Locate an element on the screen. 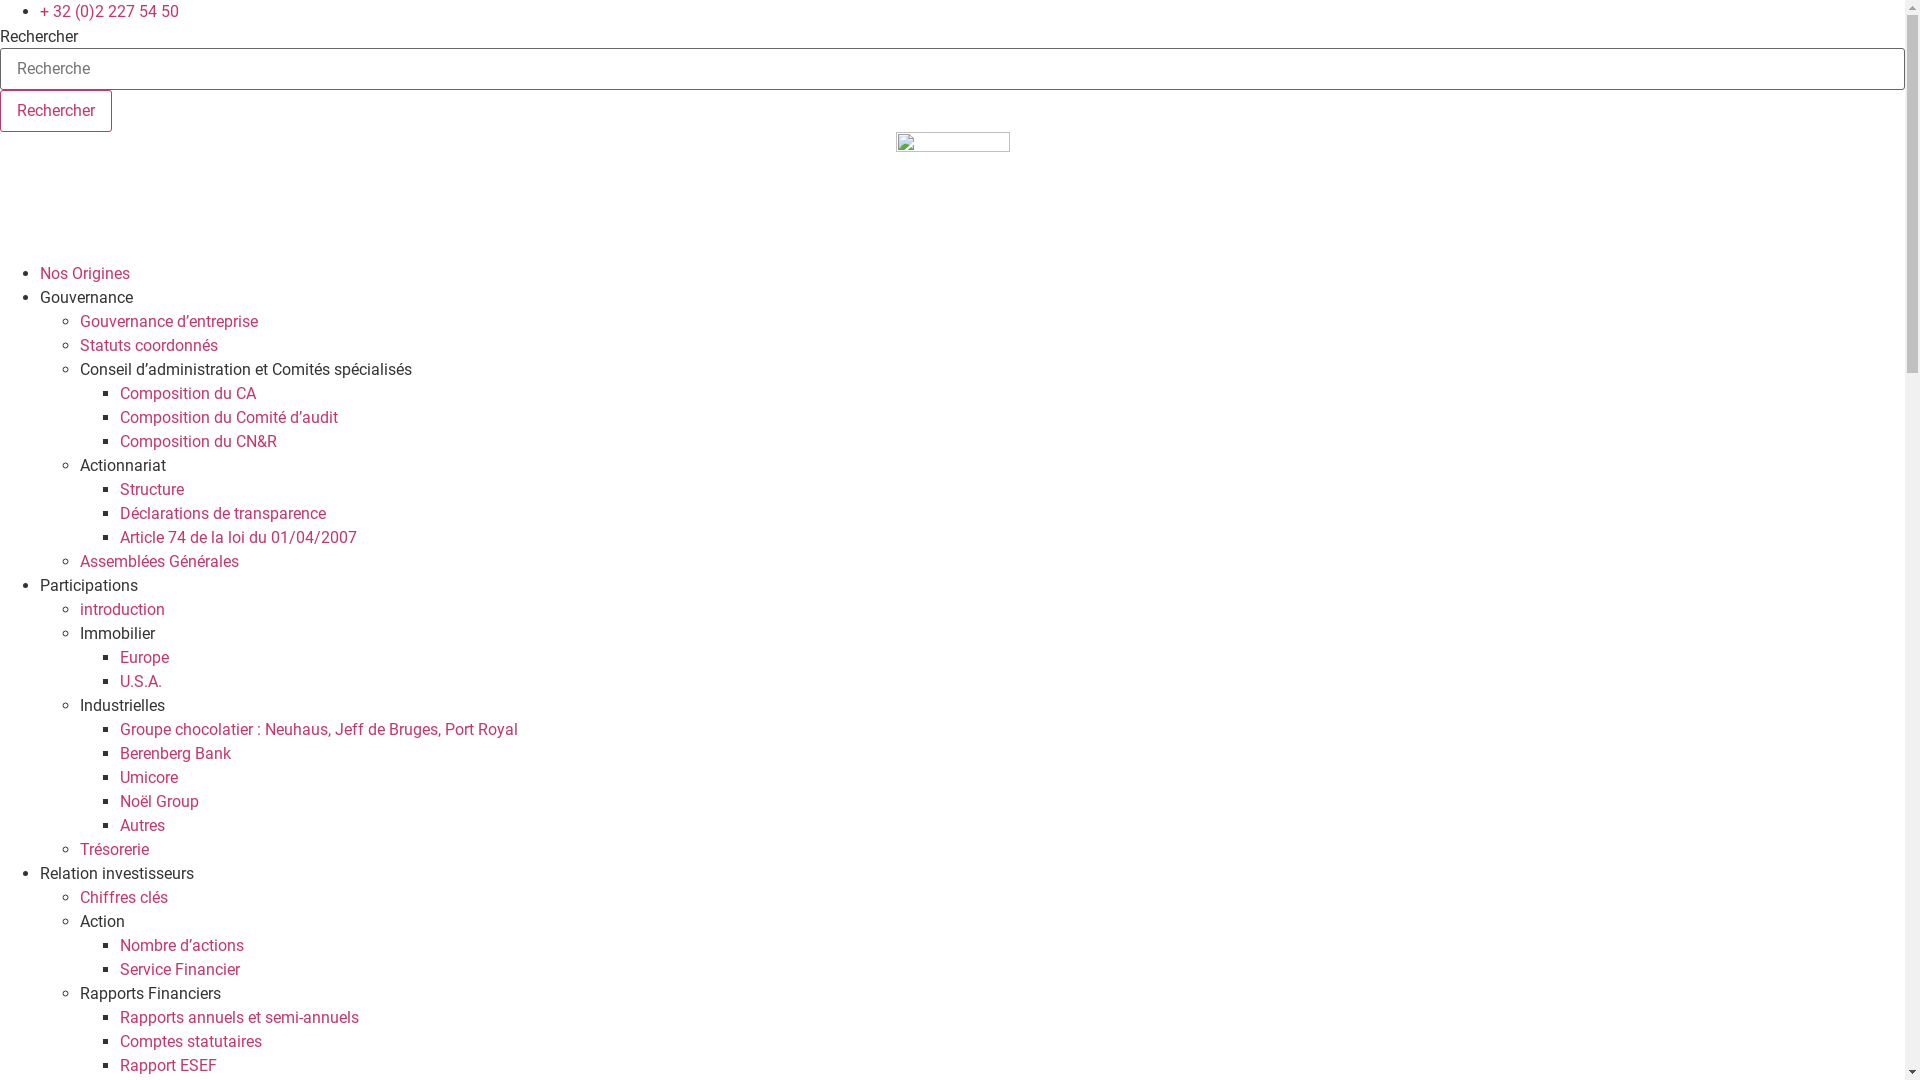 This screenshot has width=1920, height=1080. 'Rapport ESEF' is located at coordinates (119, 1064).